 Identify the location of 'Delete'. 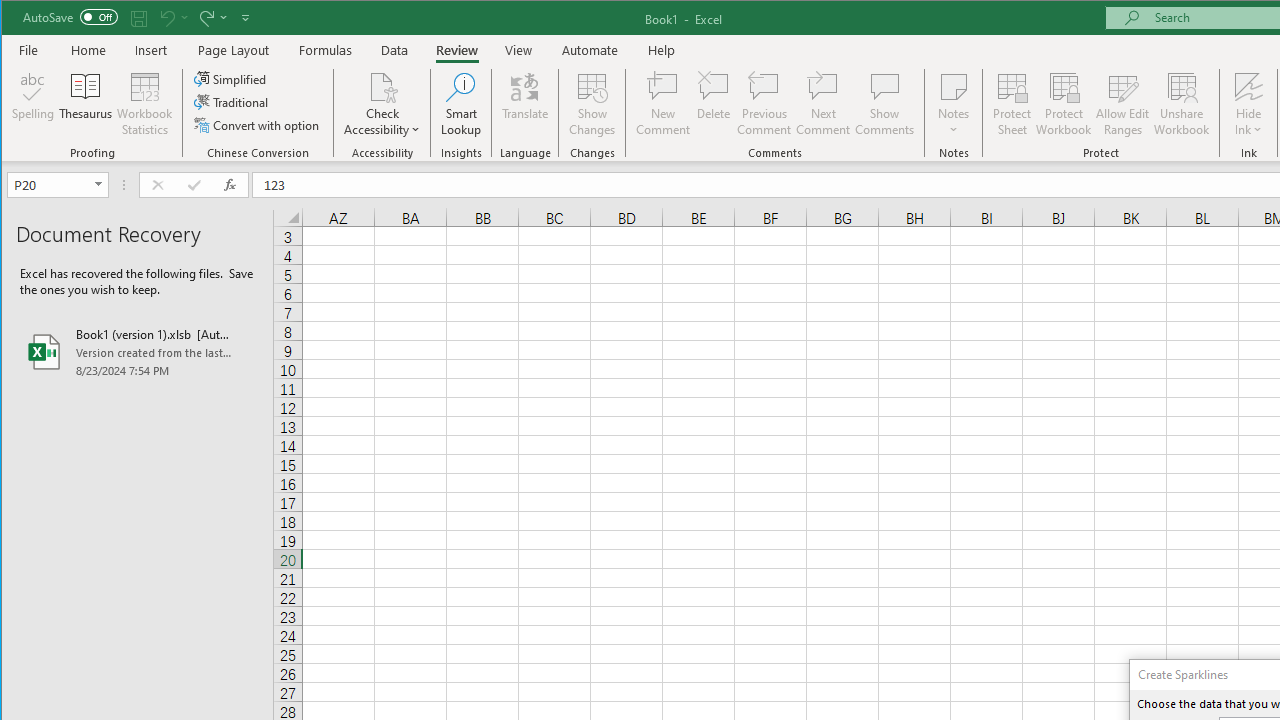
(713, 104).